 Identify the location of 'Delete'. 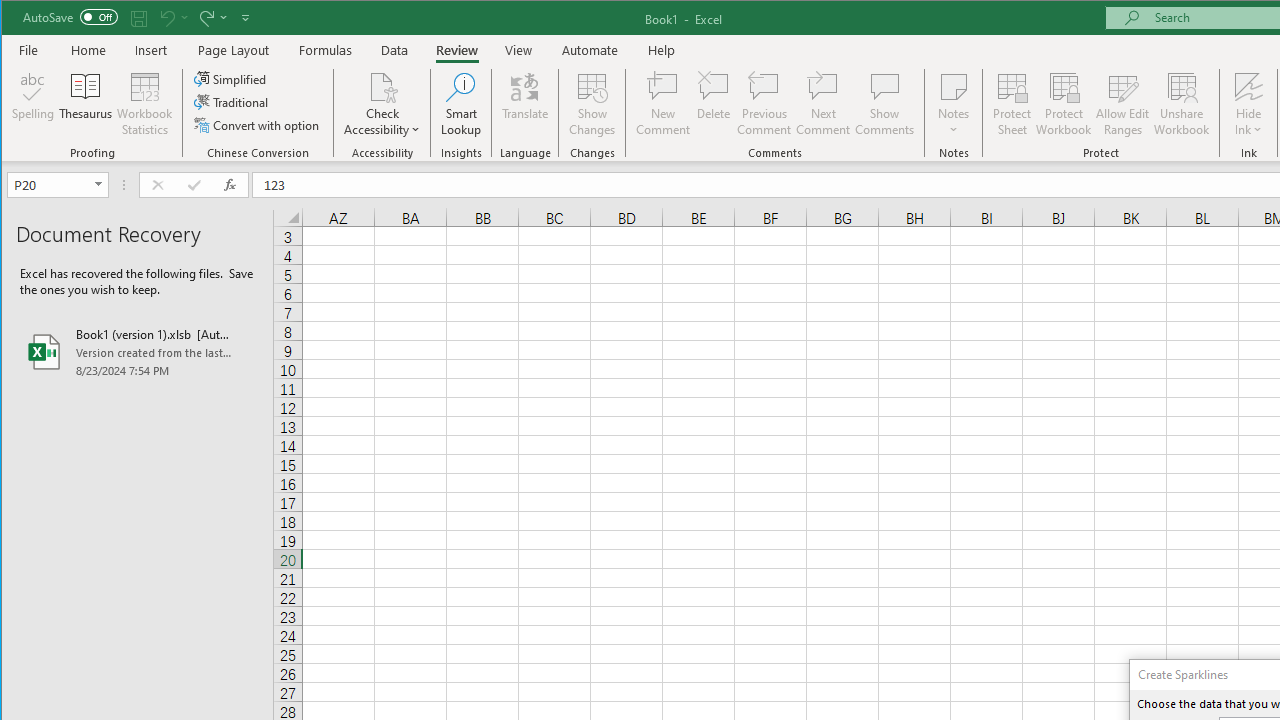
(713, 104).